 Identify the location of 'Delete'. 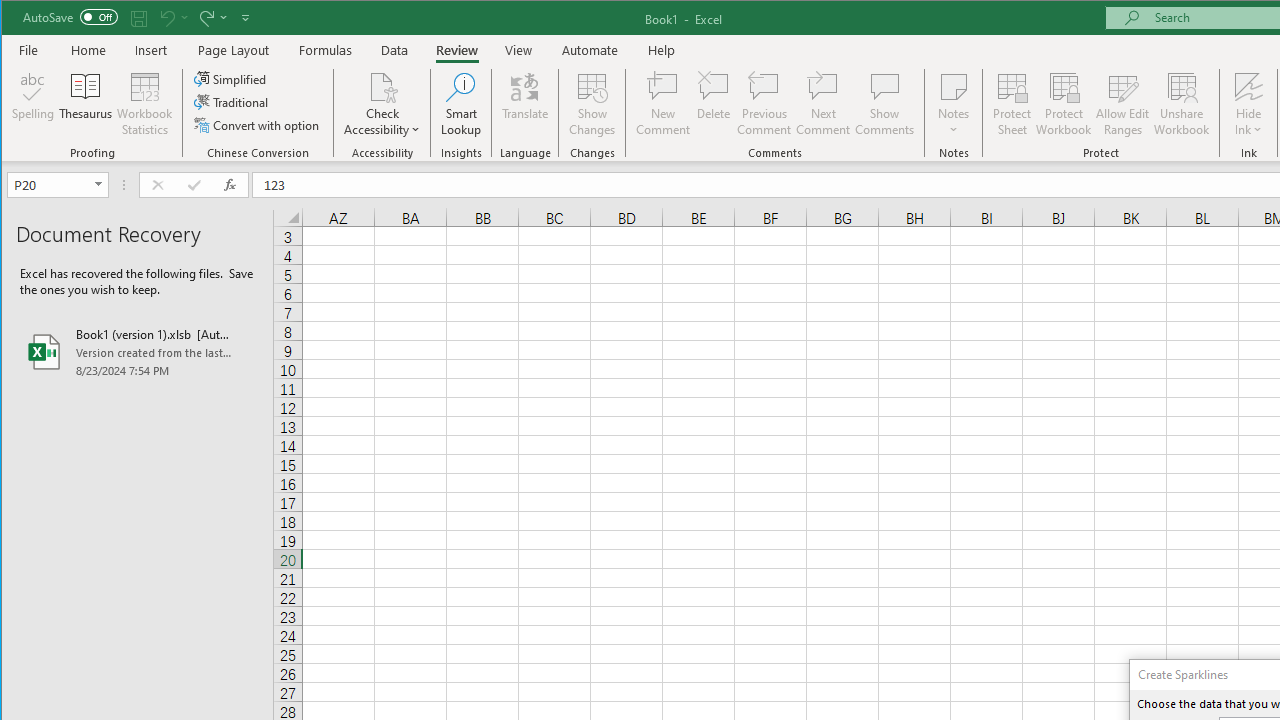
(713, 104).